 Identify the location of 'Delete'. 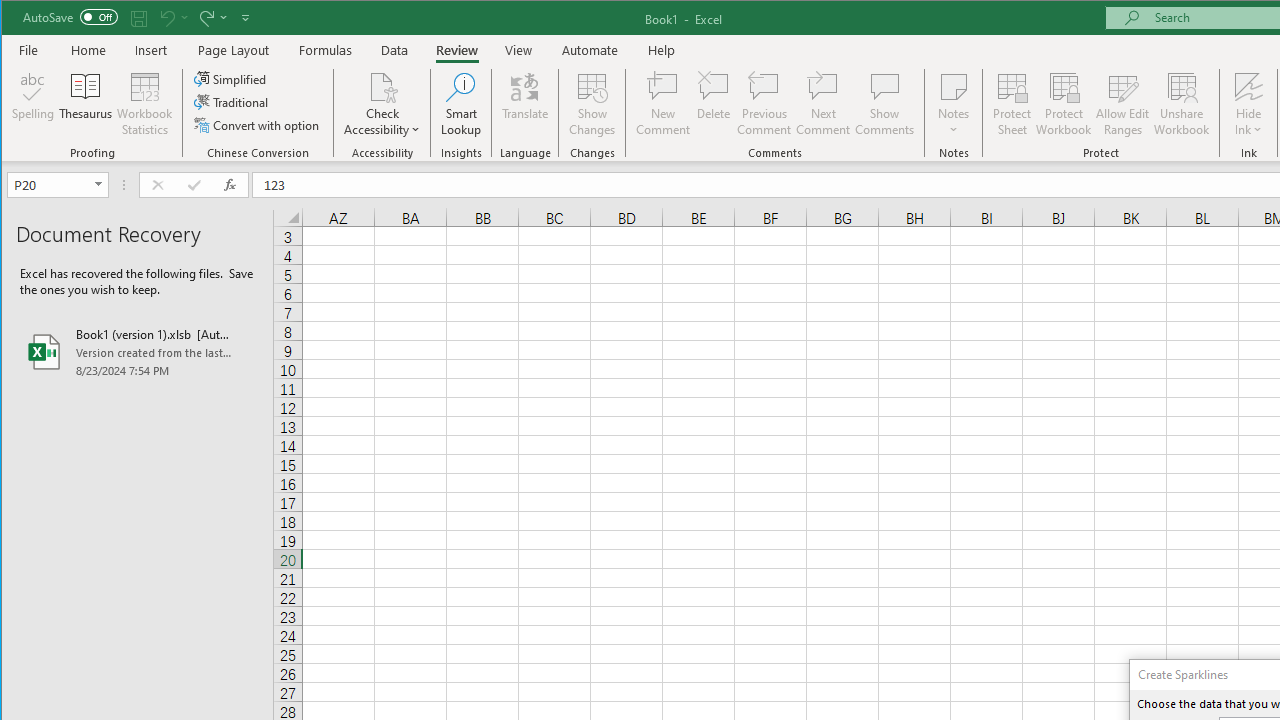
(713, 104).